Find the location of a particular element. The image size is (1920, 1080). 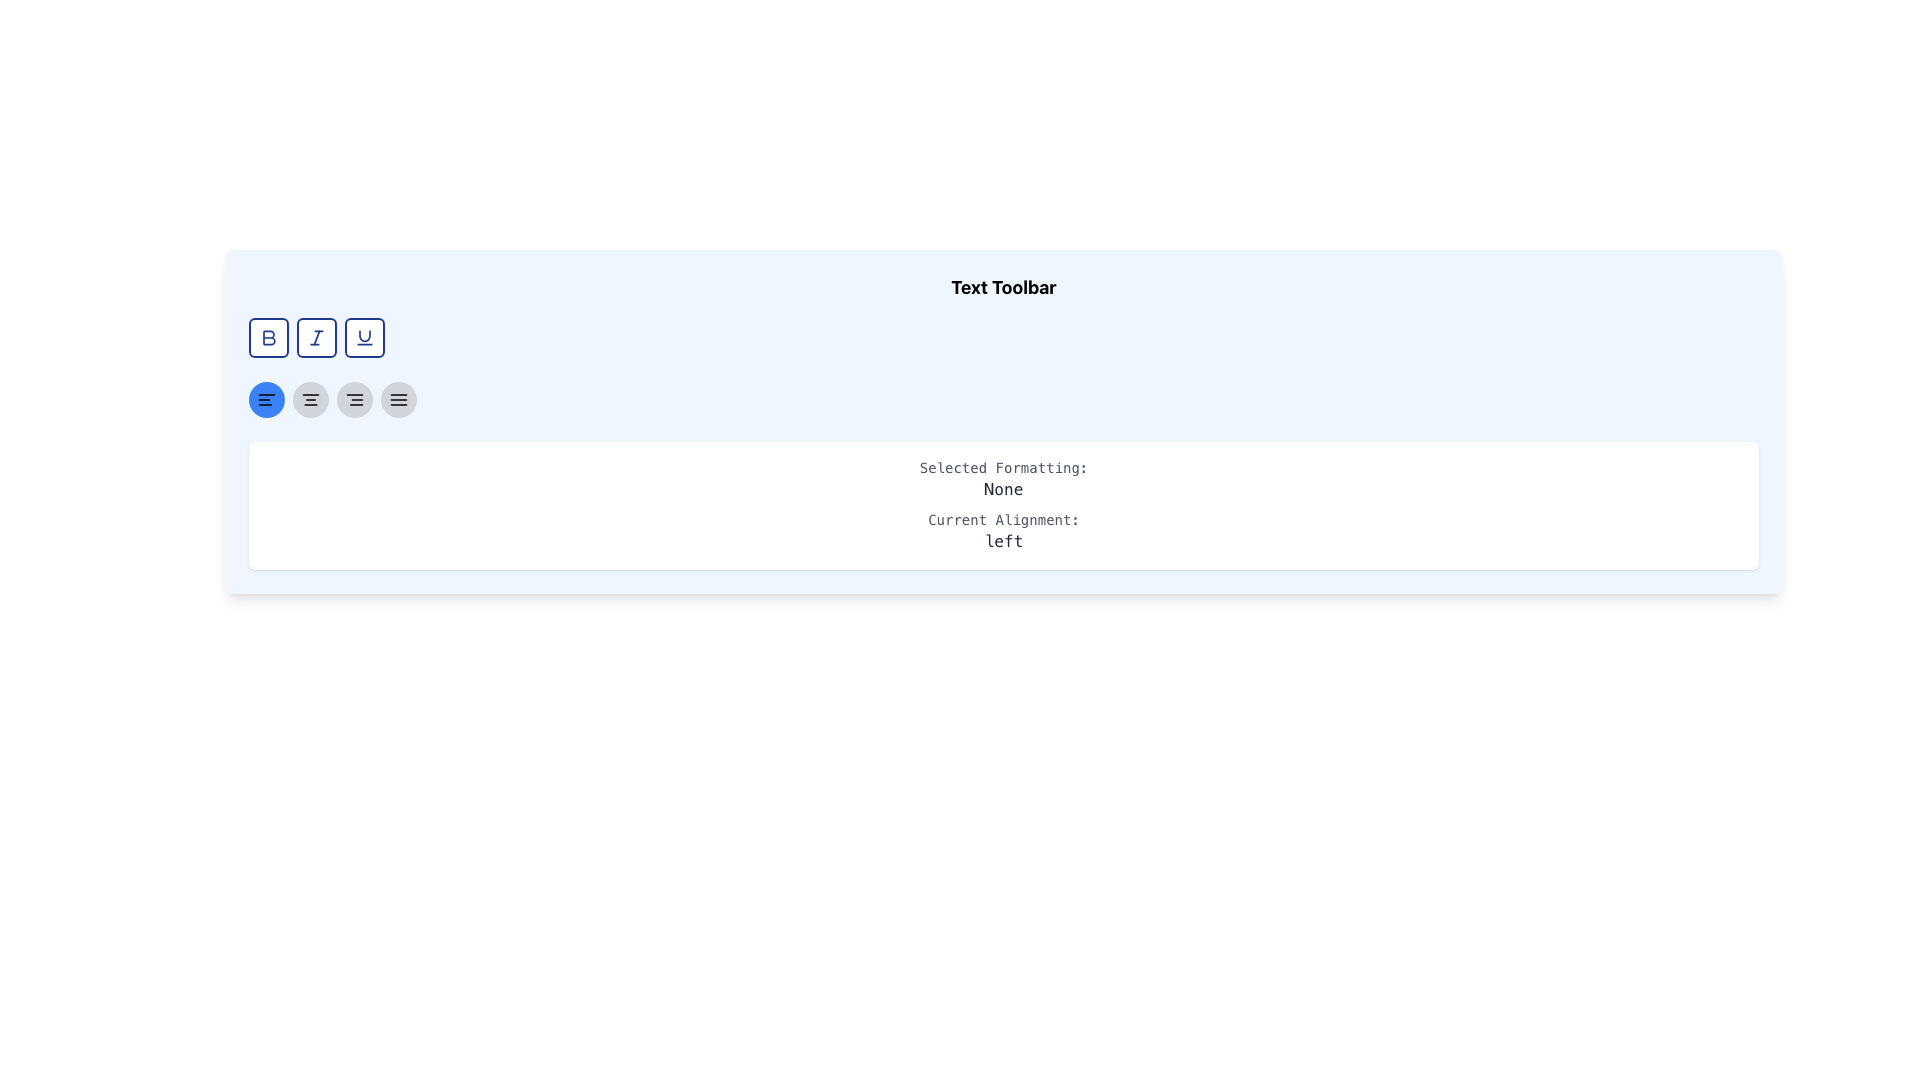

the first button in the horizontal row of three buttons, which resembles a bold letter 'B', to apply bold formatting is located at coordinates (267, 337).